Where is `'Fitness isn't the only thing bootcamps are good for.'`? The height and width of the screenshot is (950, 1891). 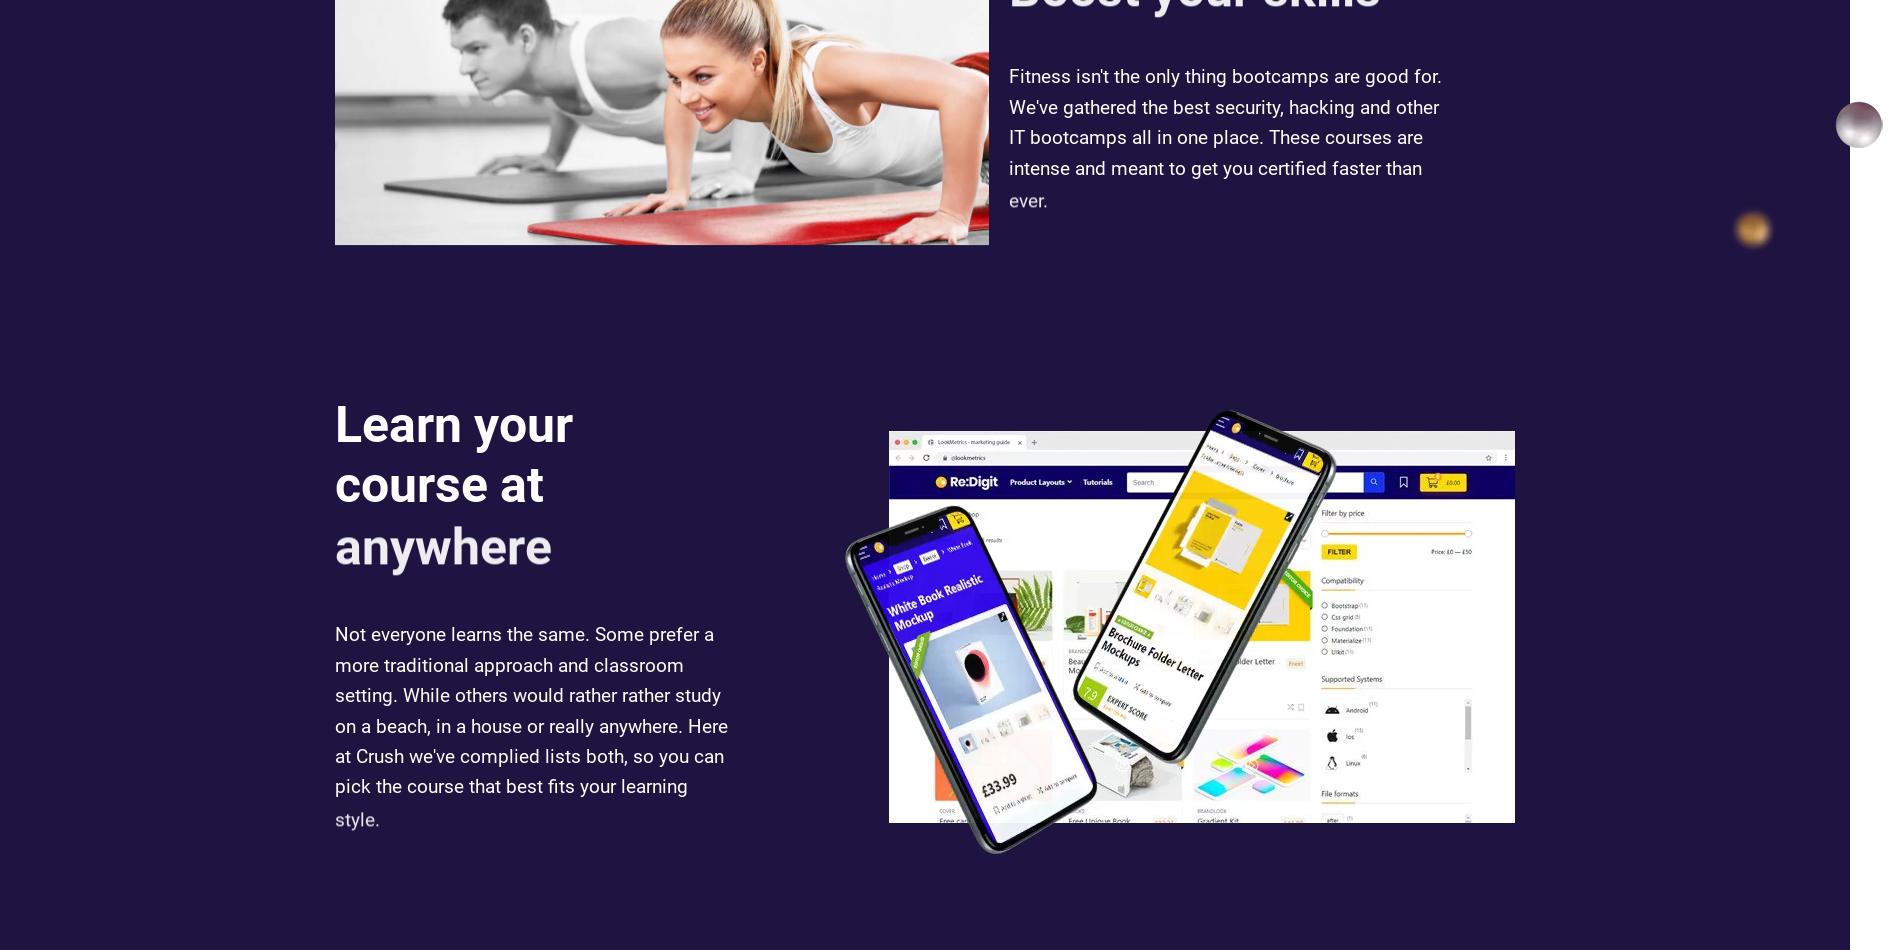 'Fitness isn't the only thing bootcamps are good for.' is located at coordinates (1225, 85).